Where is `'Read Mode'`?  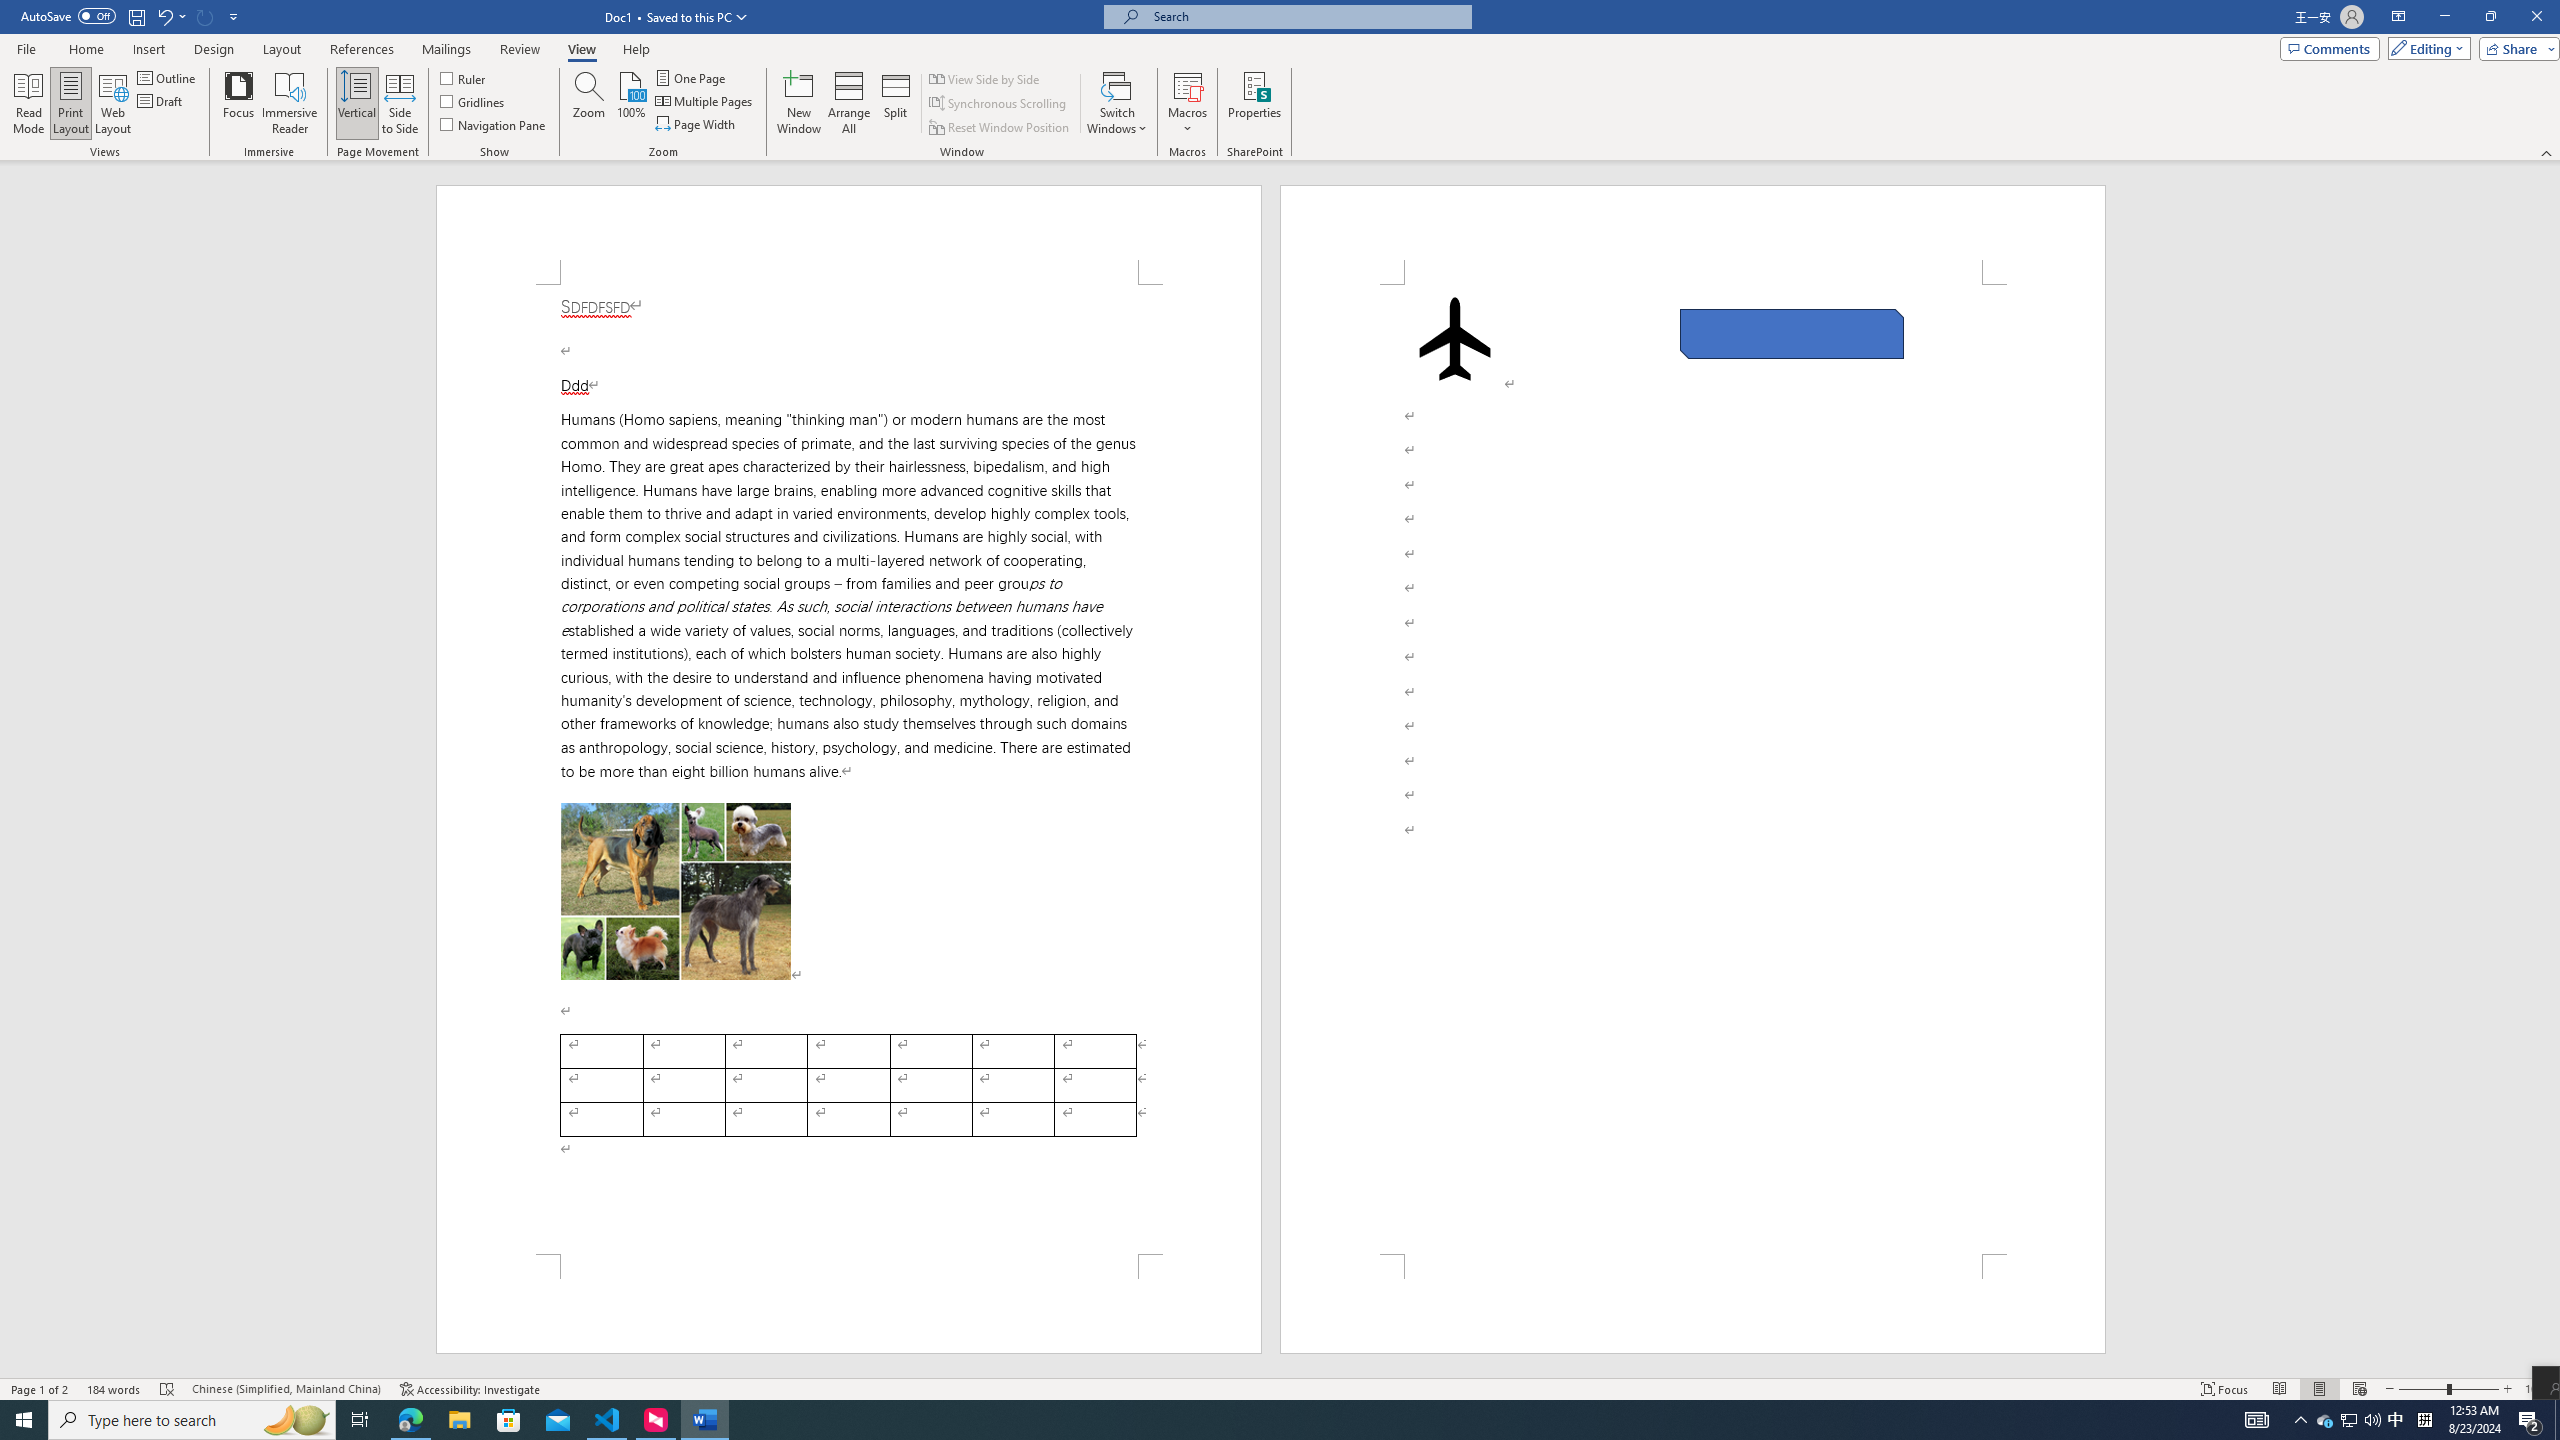
'Read Mode' is located at coordinates (28, 103).